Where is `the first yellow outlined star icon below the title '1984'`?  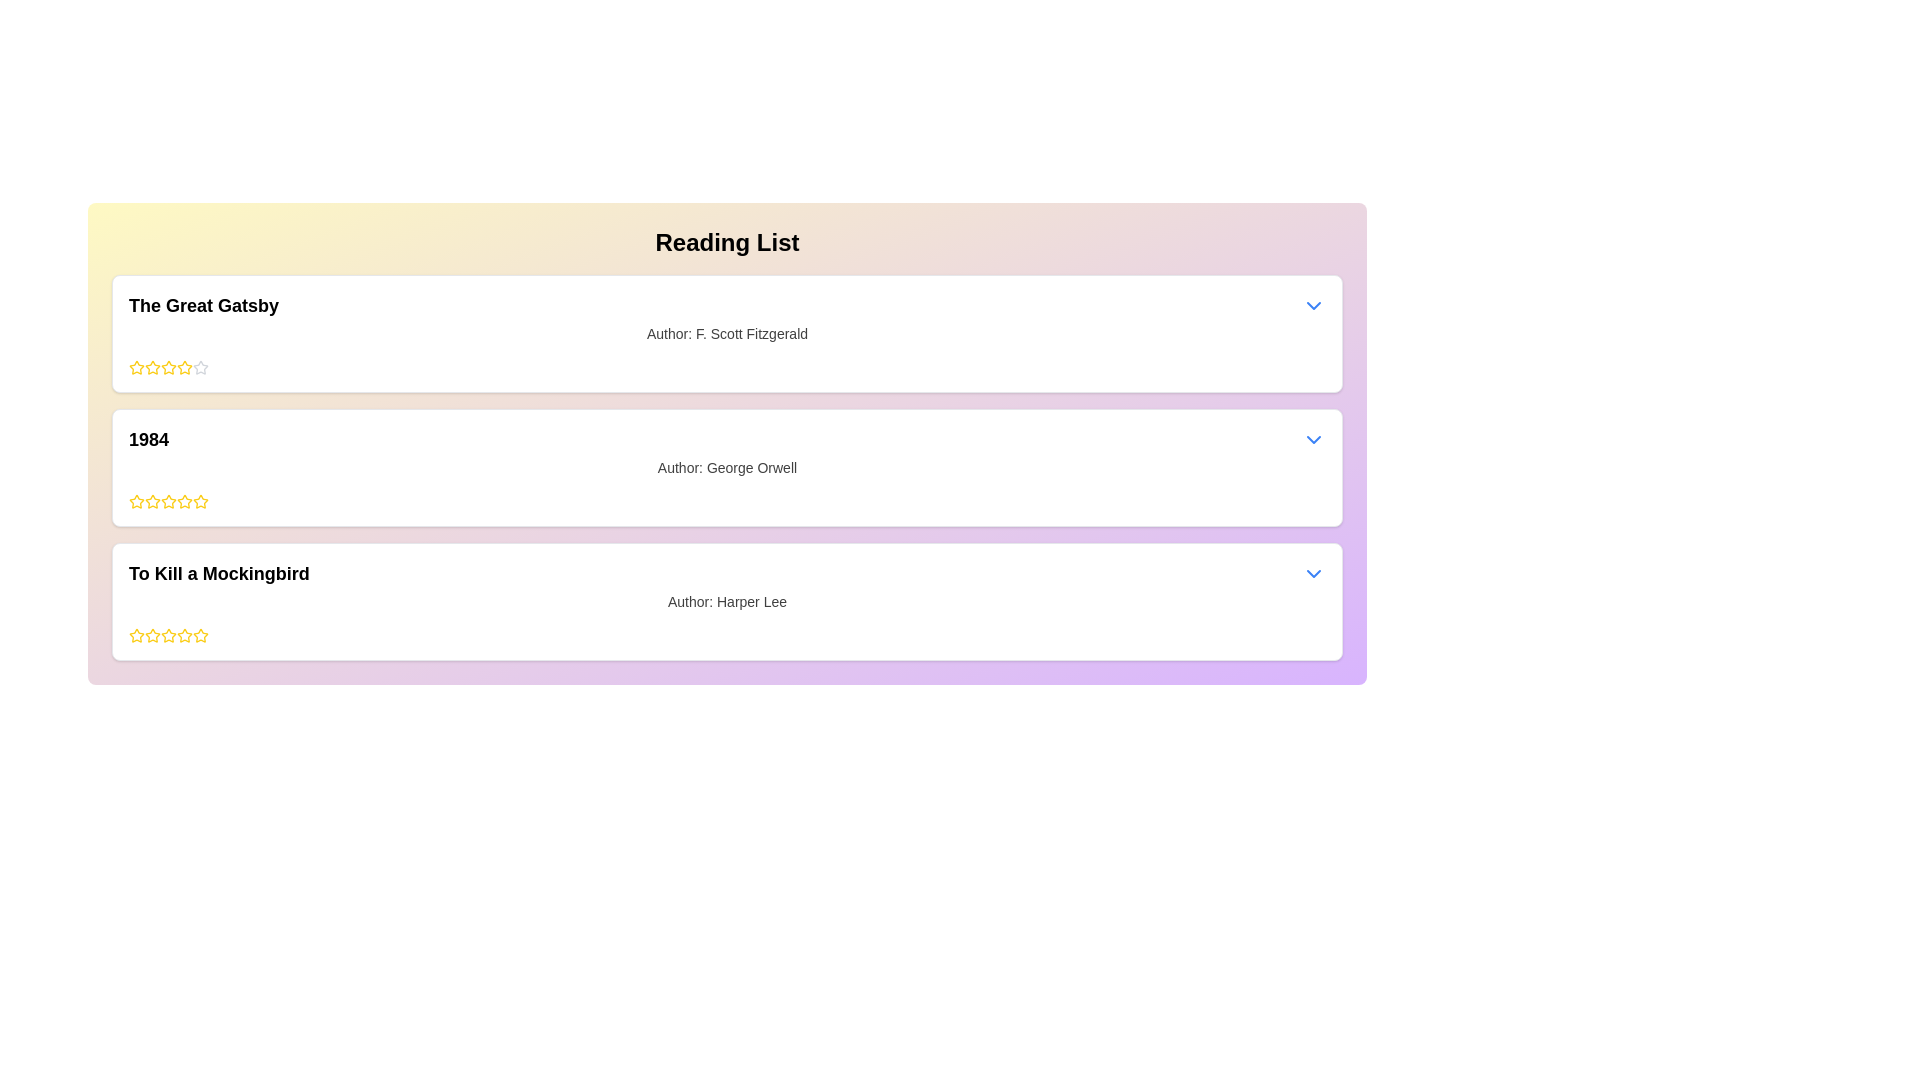 the first yellow outlined star icon below the title '1984' is located at coordinates (136, 500).